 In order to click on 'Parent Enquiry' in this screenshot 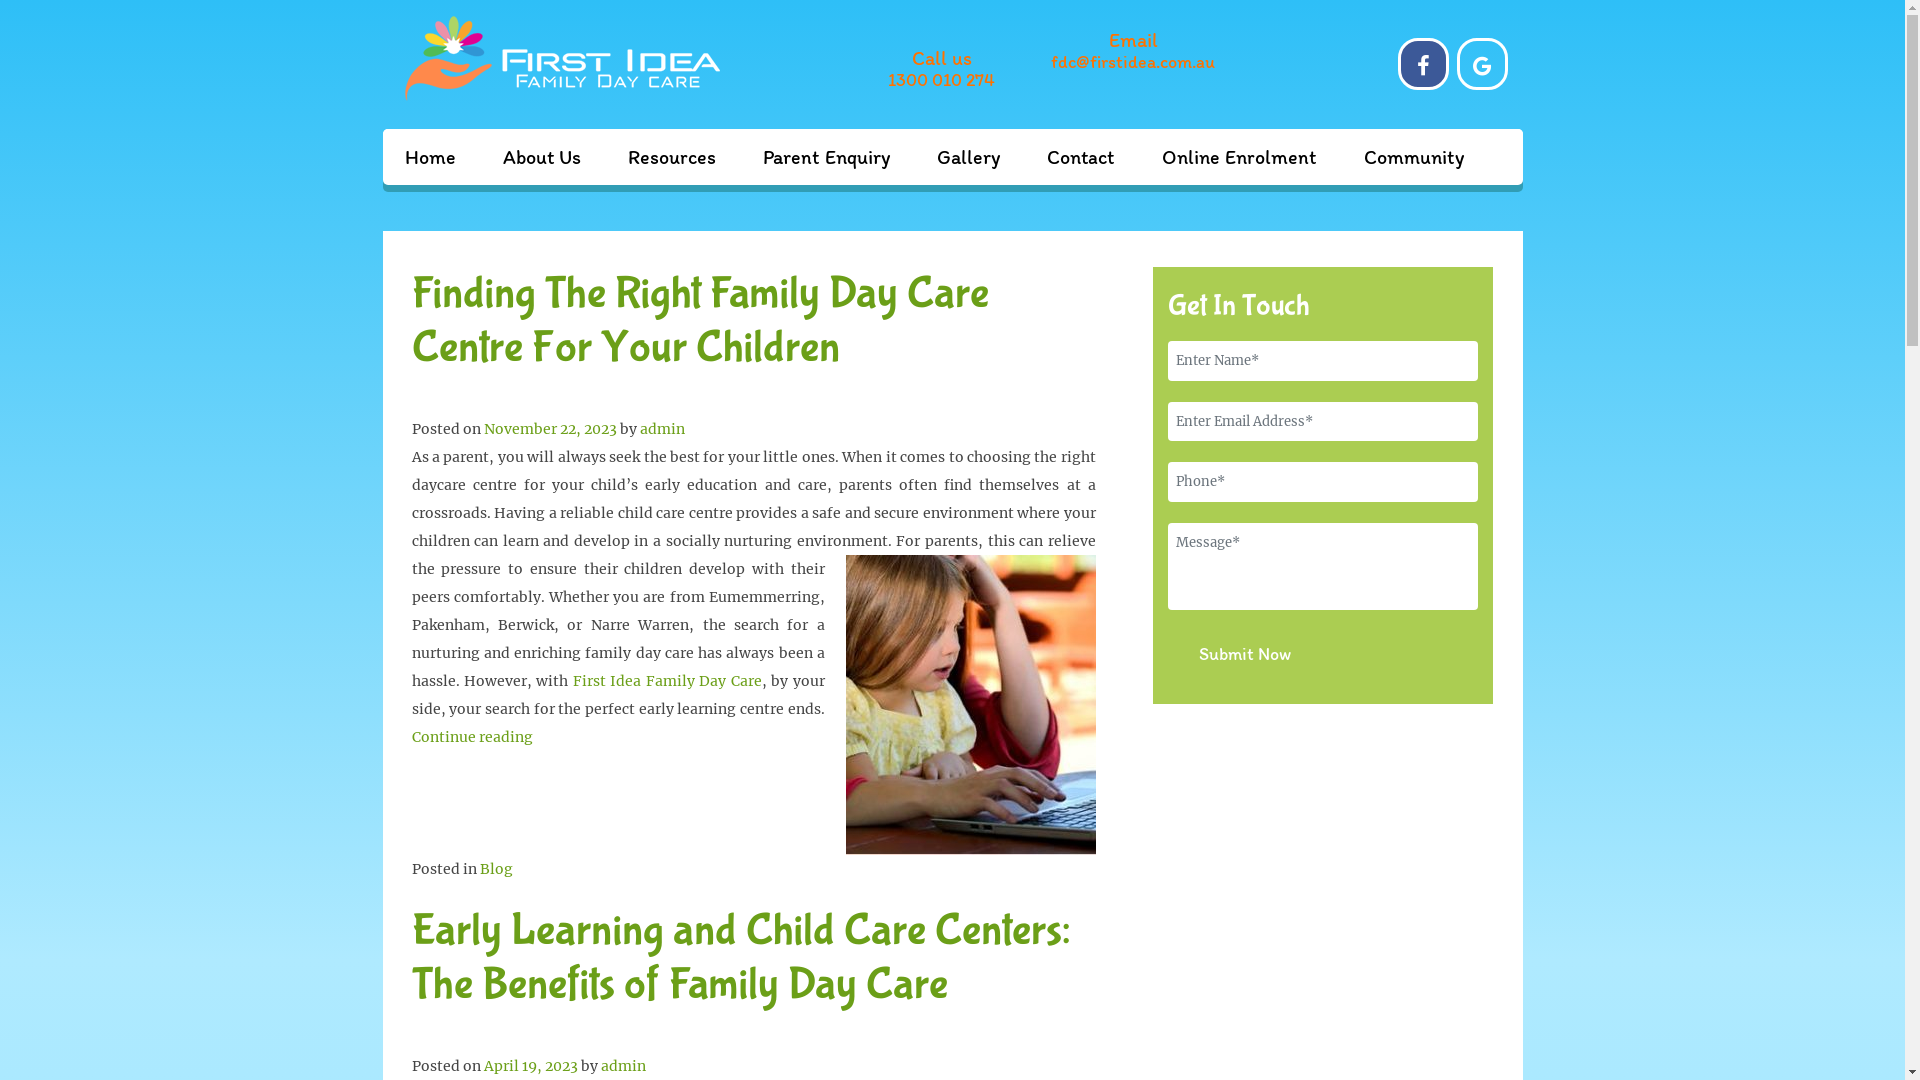, I will do `click(825, 156)`.